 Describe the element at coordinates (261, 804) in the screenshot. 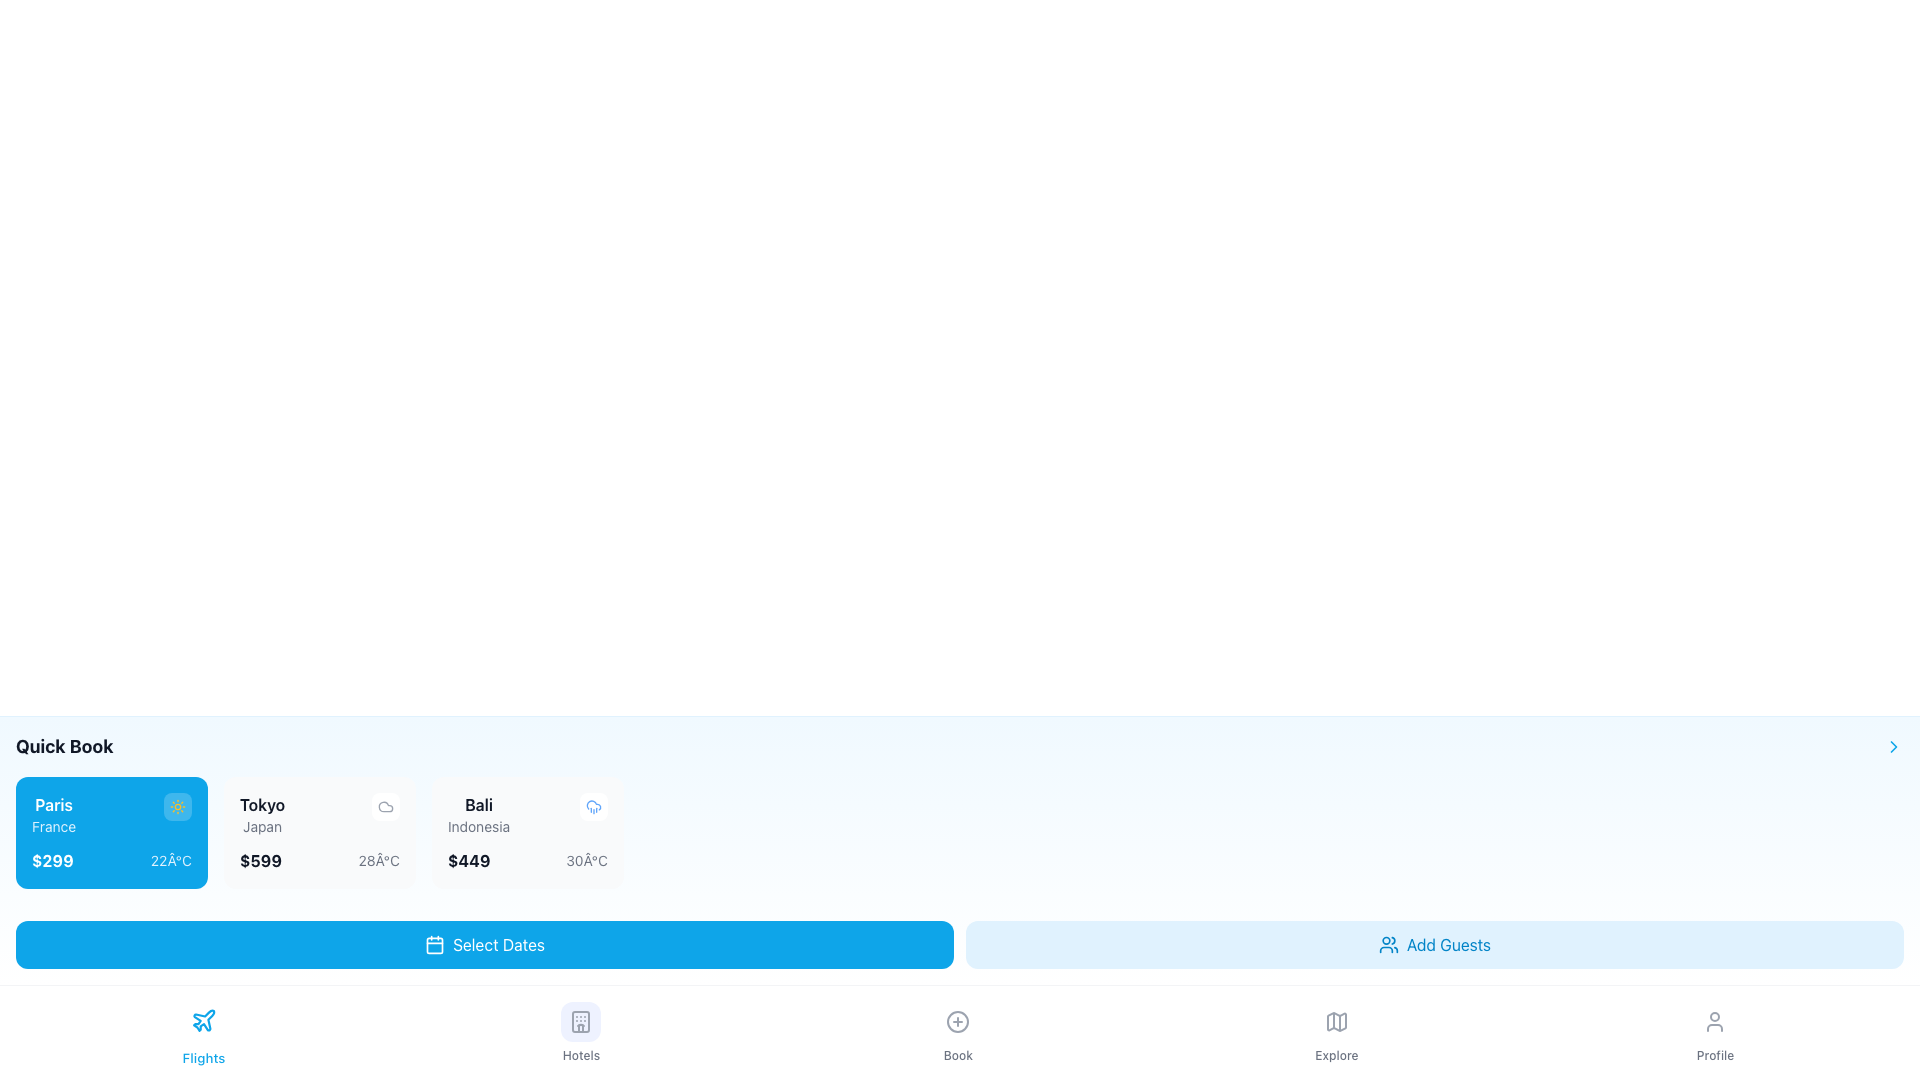

I see `the city name label that identifies the travel destination, positioned above the label displaying 'Japan'` at that location.